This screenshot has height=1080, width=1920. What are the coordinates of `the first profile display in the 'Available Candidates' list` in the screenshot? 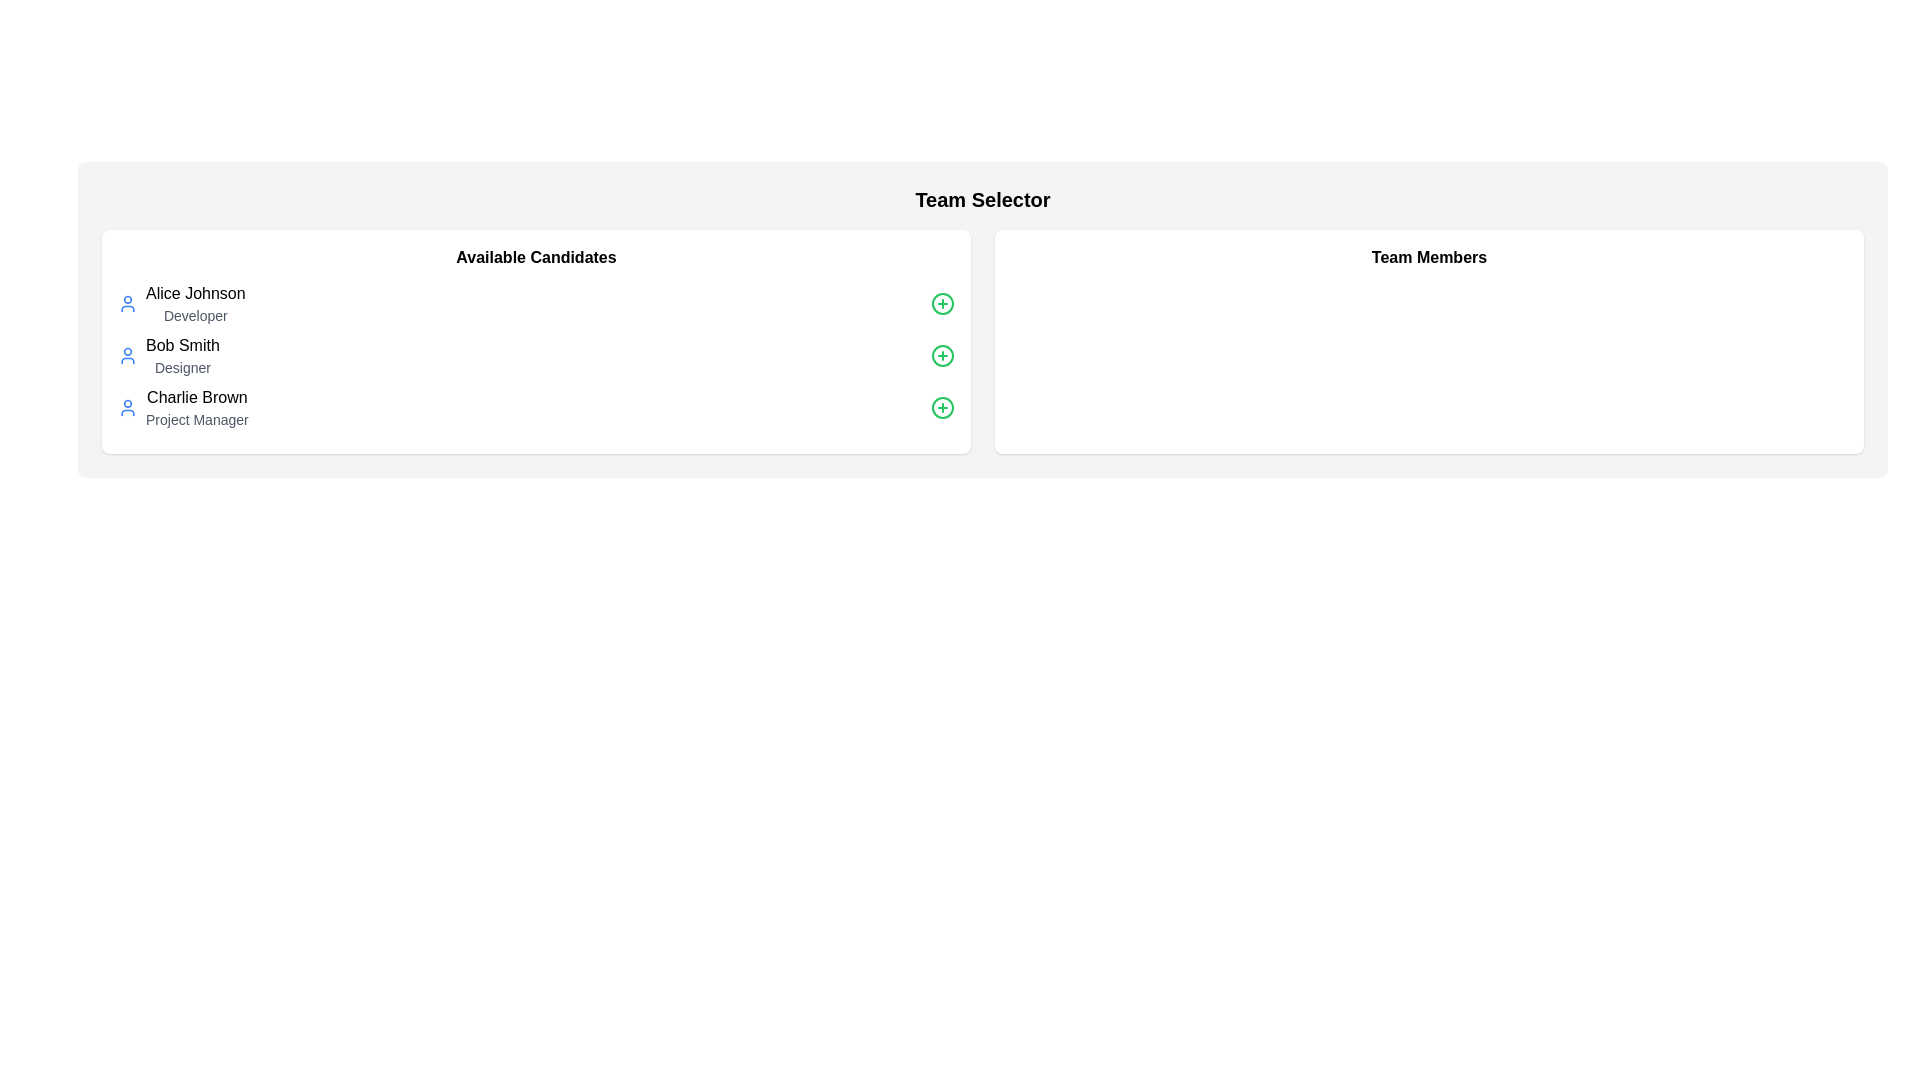 It's located at (181, 304).